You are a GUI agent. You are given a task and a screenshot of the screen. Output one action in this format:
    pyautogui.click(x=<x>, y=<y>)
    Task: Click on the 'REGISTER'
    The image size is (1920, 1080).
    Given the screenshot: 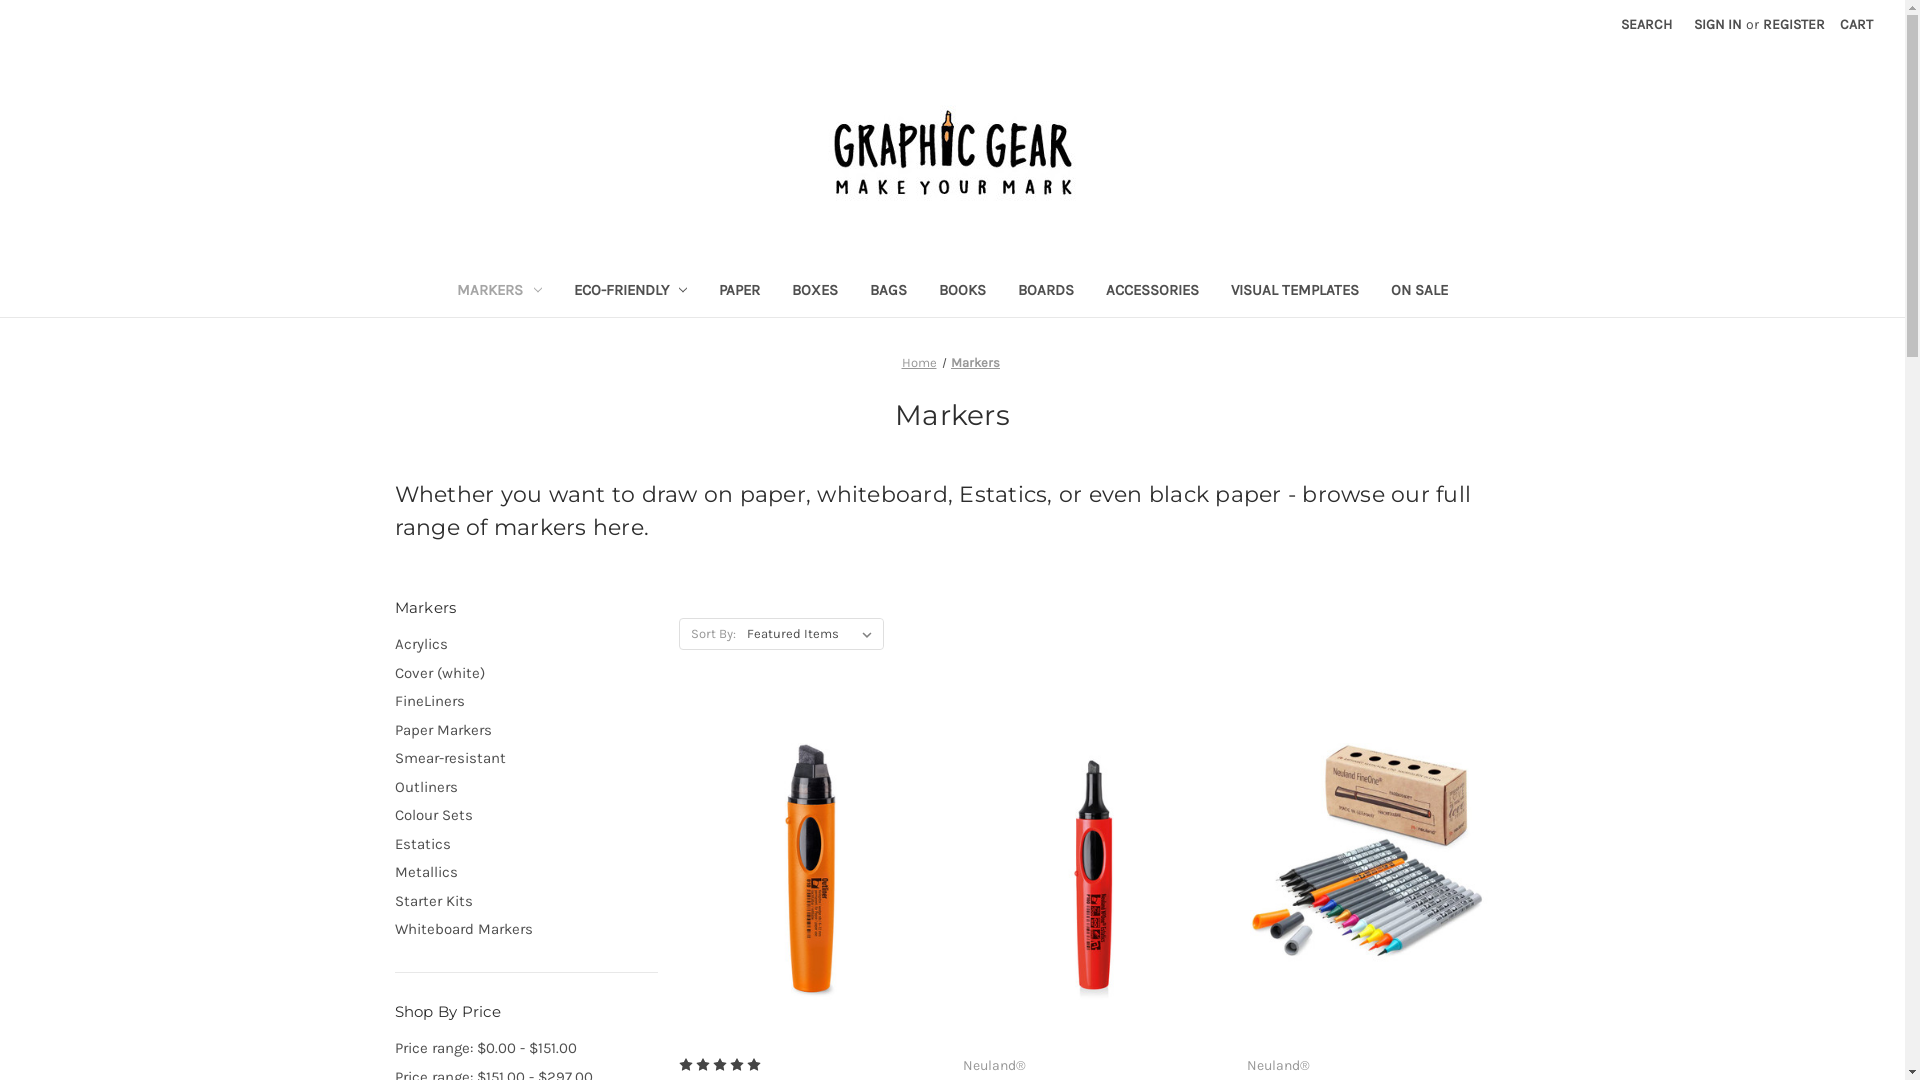 What is the action you would take?
    pyautogui.click(x=1794, y=24)
    